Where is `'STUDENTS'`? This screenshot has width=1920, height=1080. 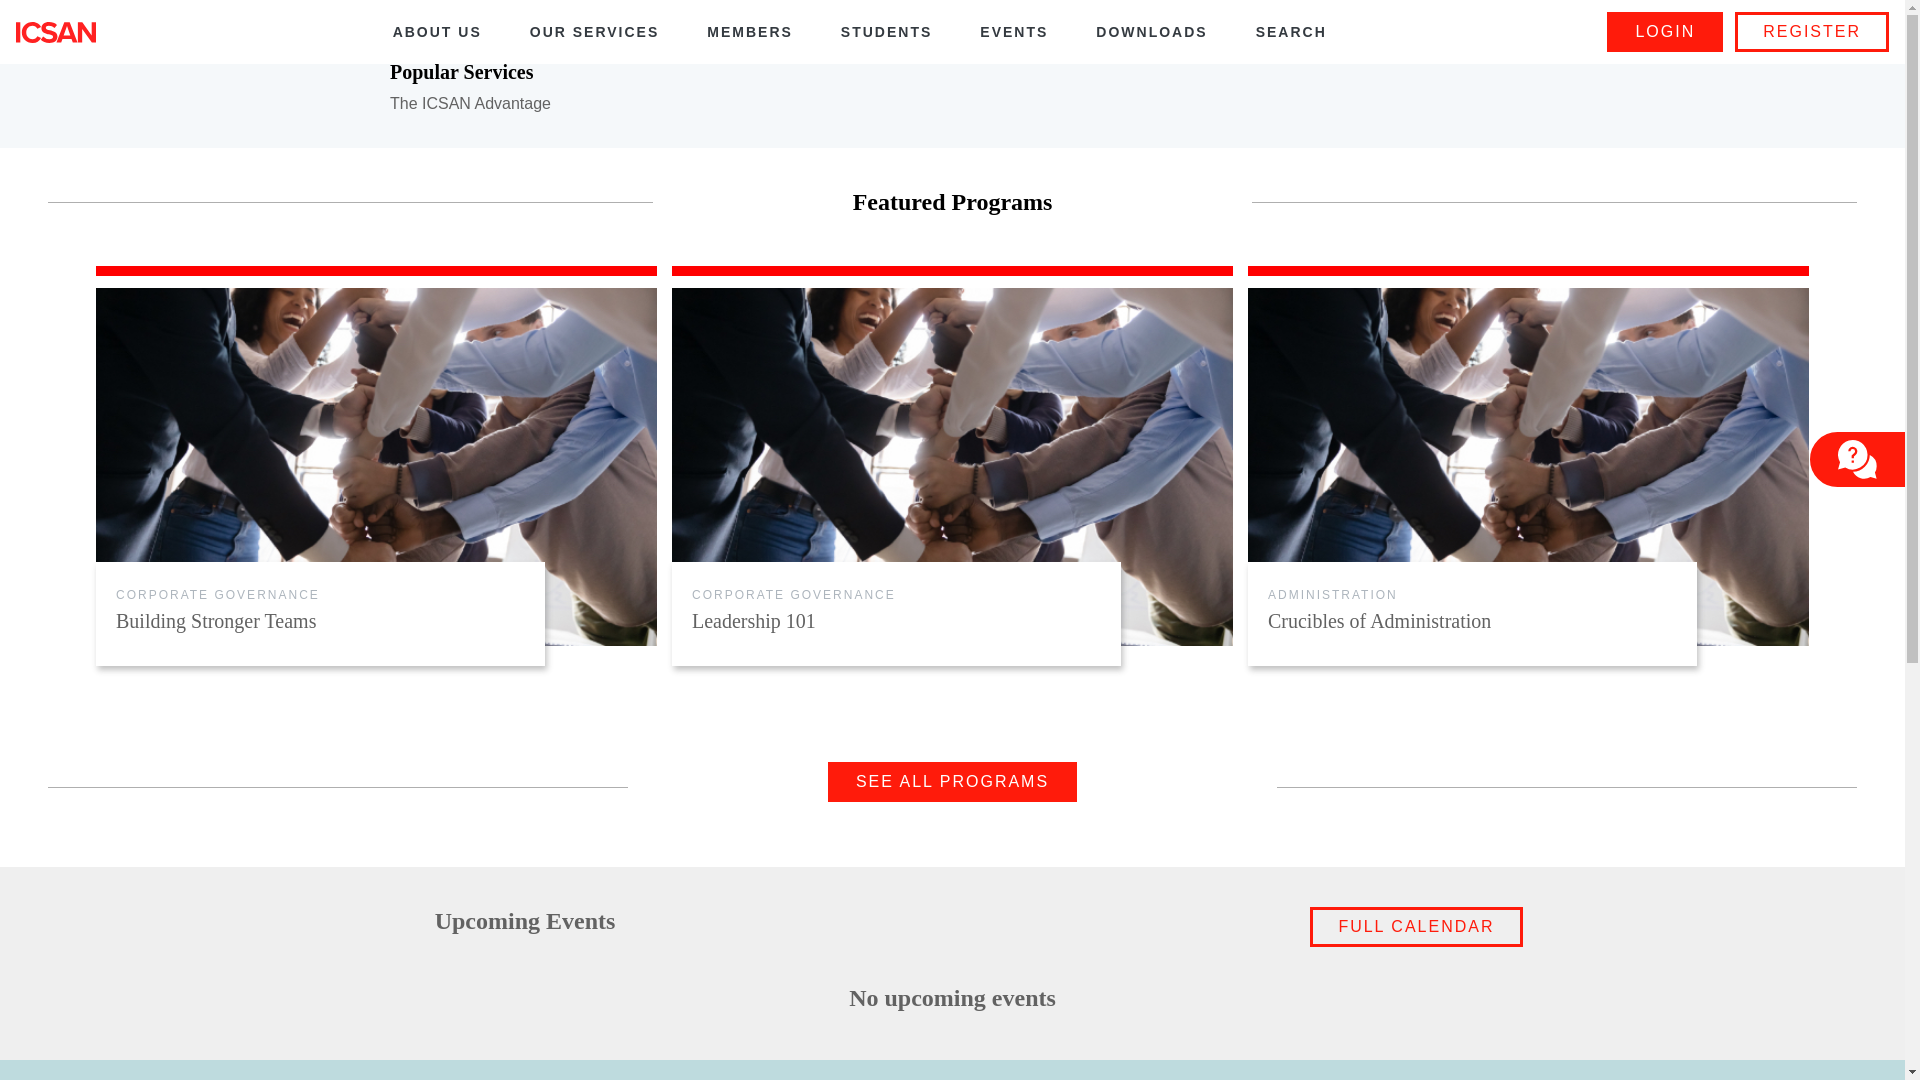
'STUDENTS' is located at coordinates (885, 32).